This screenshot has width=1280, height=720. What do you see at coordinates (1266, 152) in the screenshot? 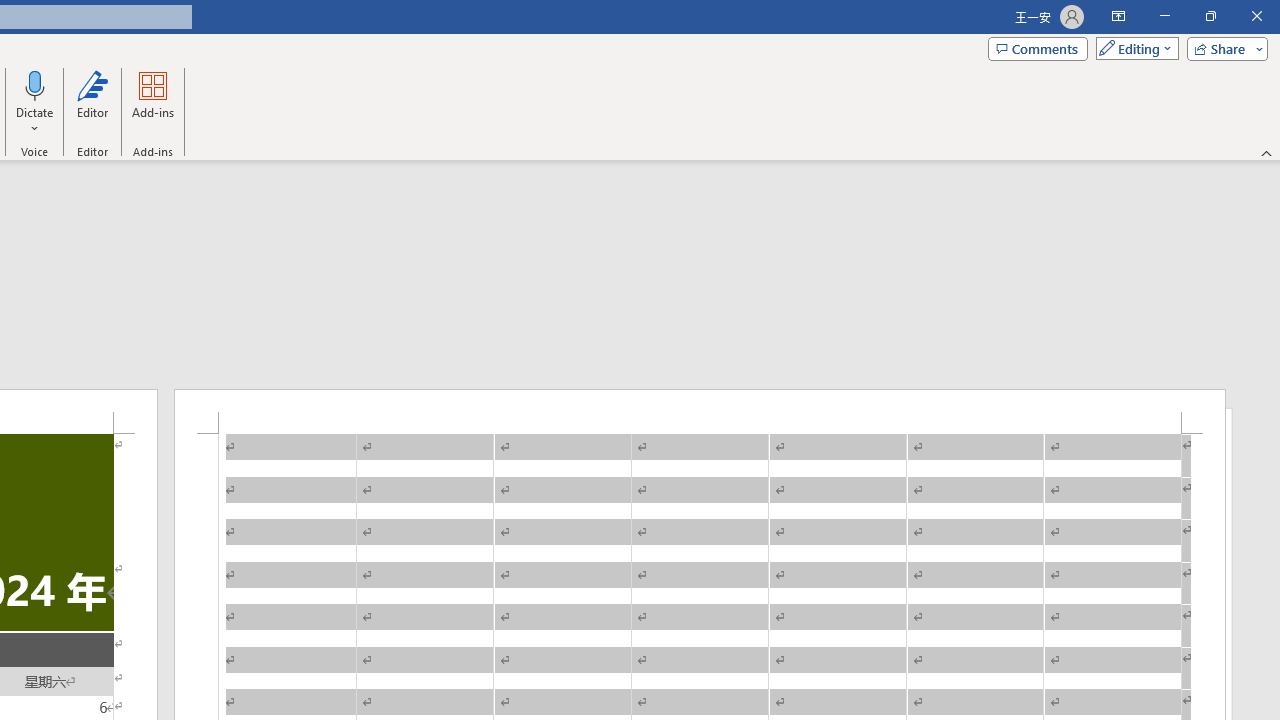
I see `'Collapse the Ribbon'` at bounding box center [1266, 152].